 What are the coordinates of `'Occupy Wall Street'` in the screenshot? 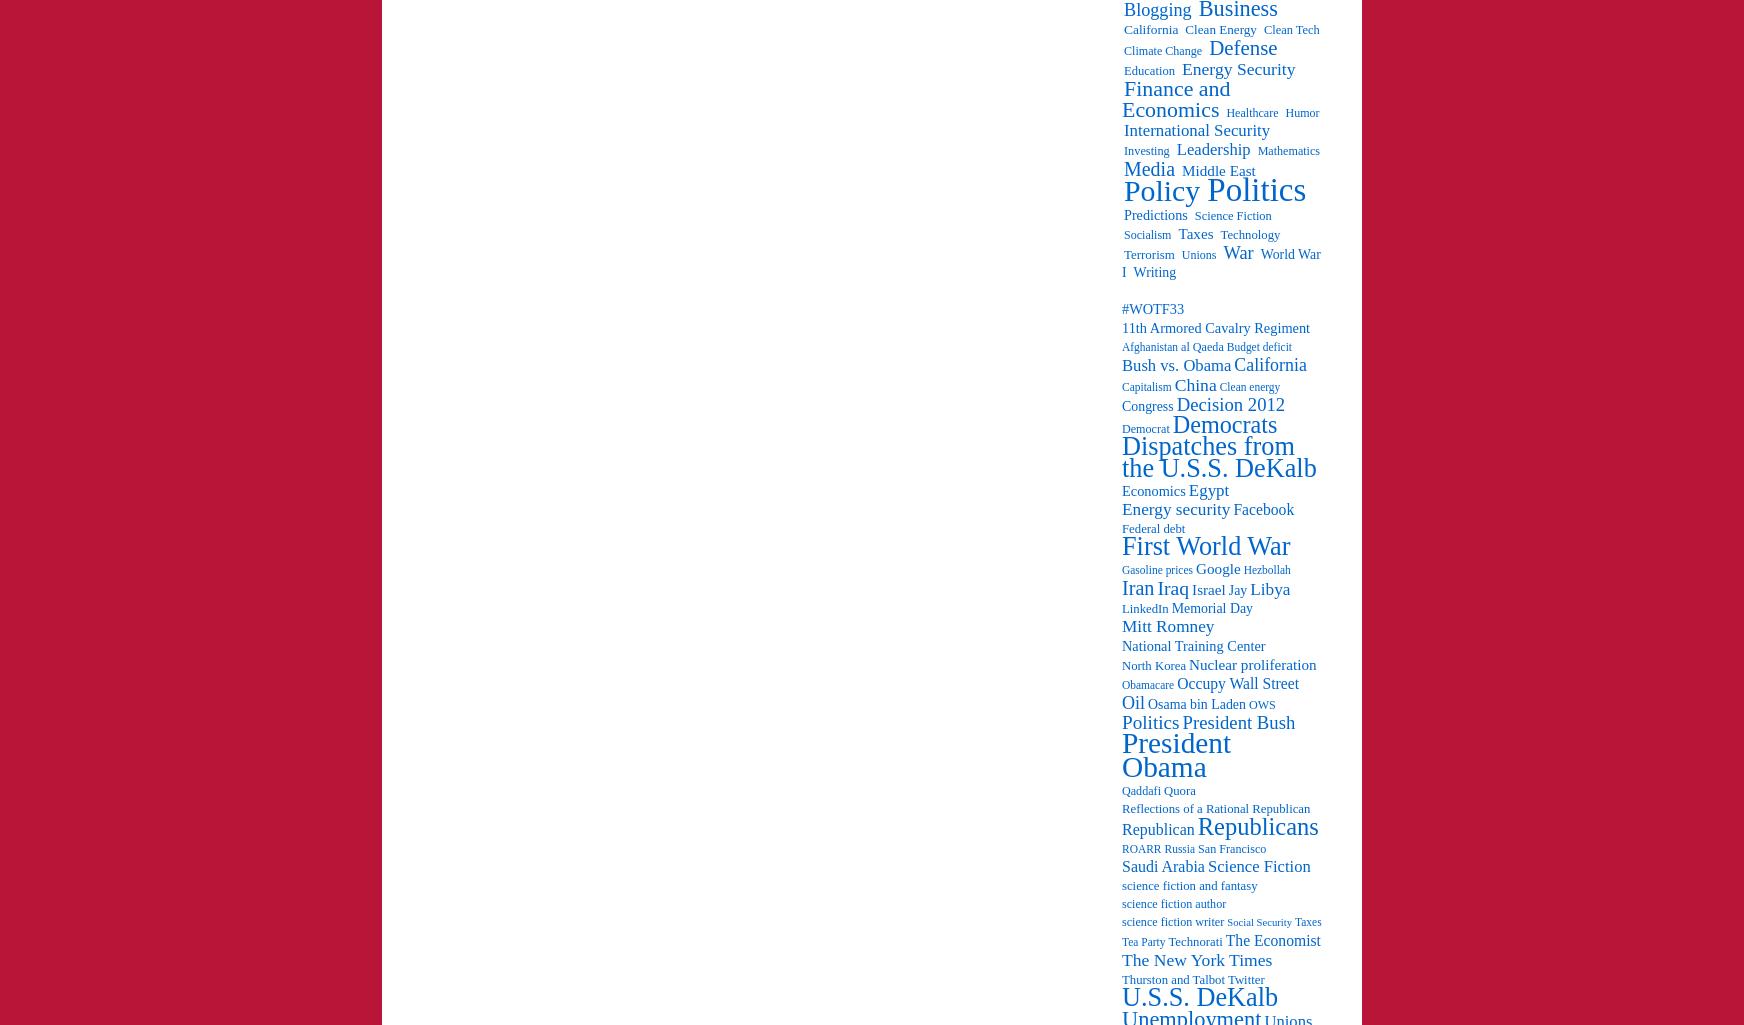 It's located at (1238, 683).